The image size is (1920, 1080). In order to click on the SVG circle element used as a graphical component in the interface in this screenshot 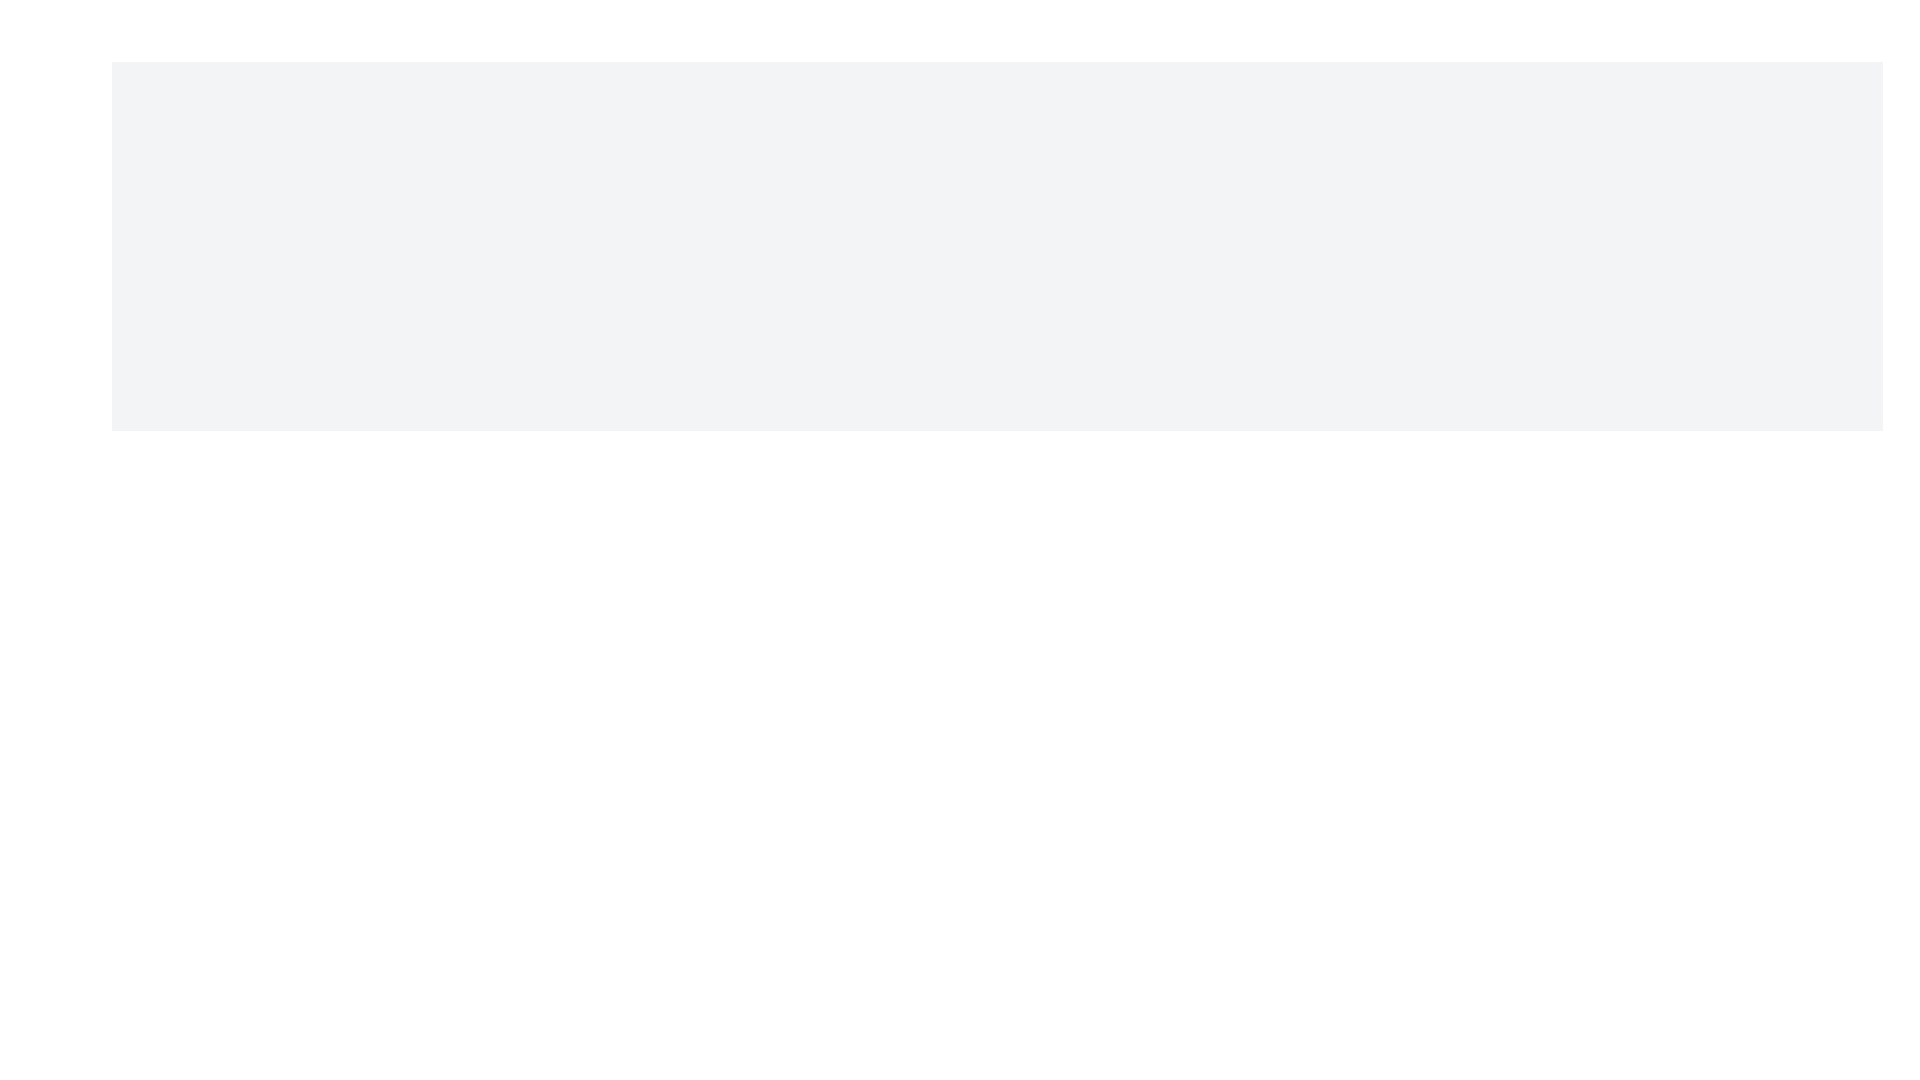, I will do `click(960, 603)`.